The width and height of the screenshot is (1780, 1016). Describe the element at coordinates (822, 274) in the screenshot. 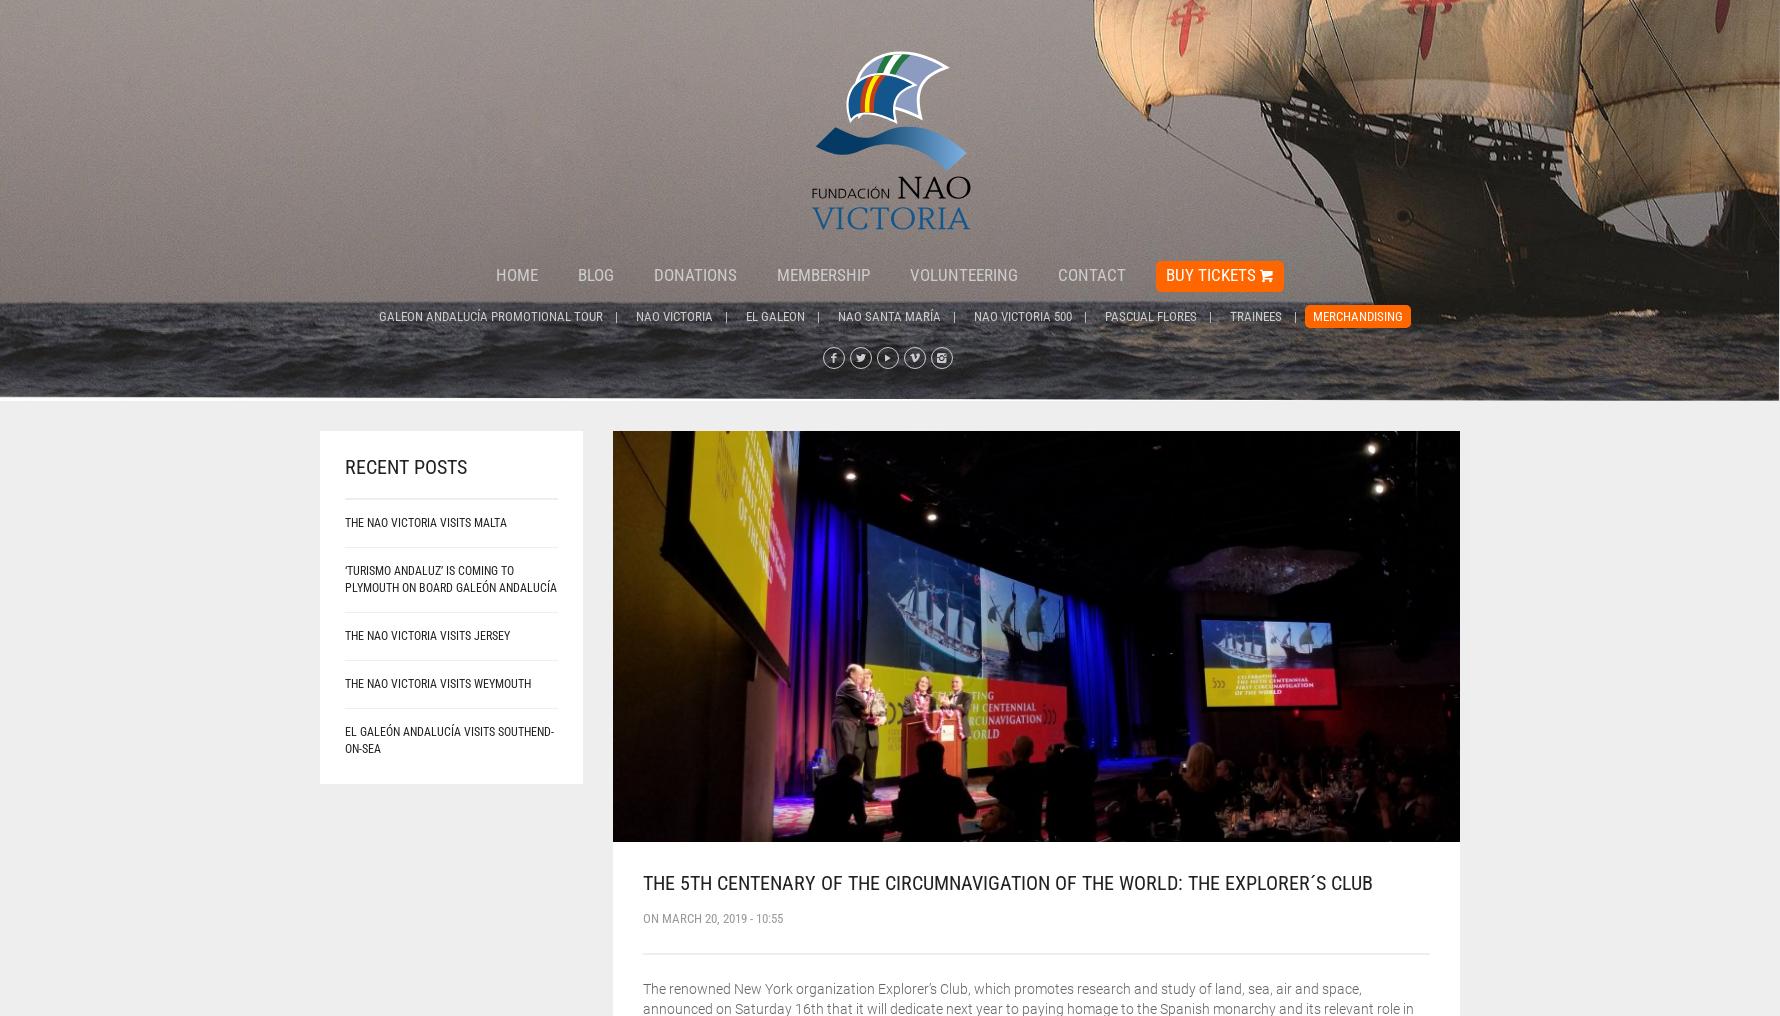

I see `'Membership'` at that location.